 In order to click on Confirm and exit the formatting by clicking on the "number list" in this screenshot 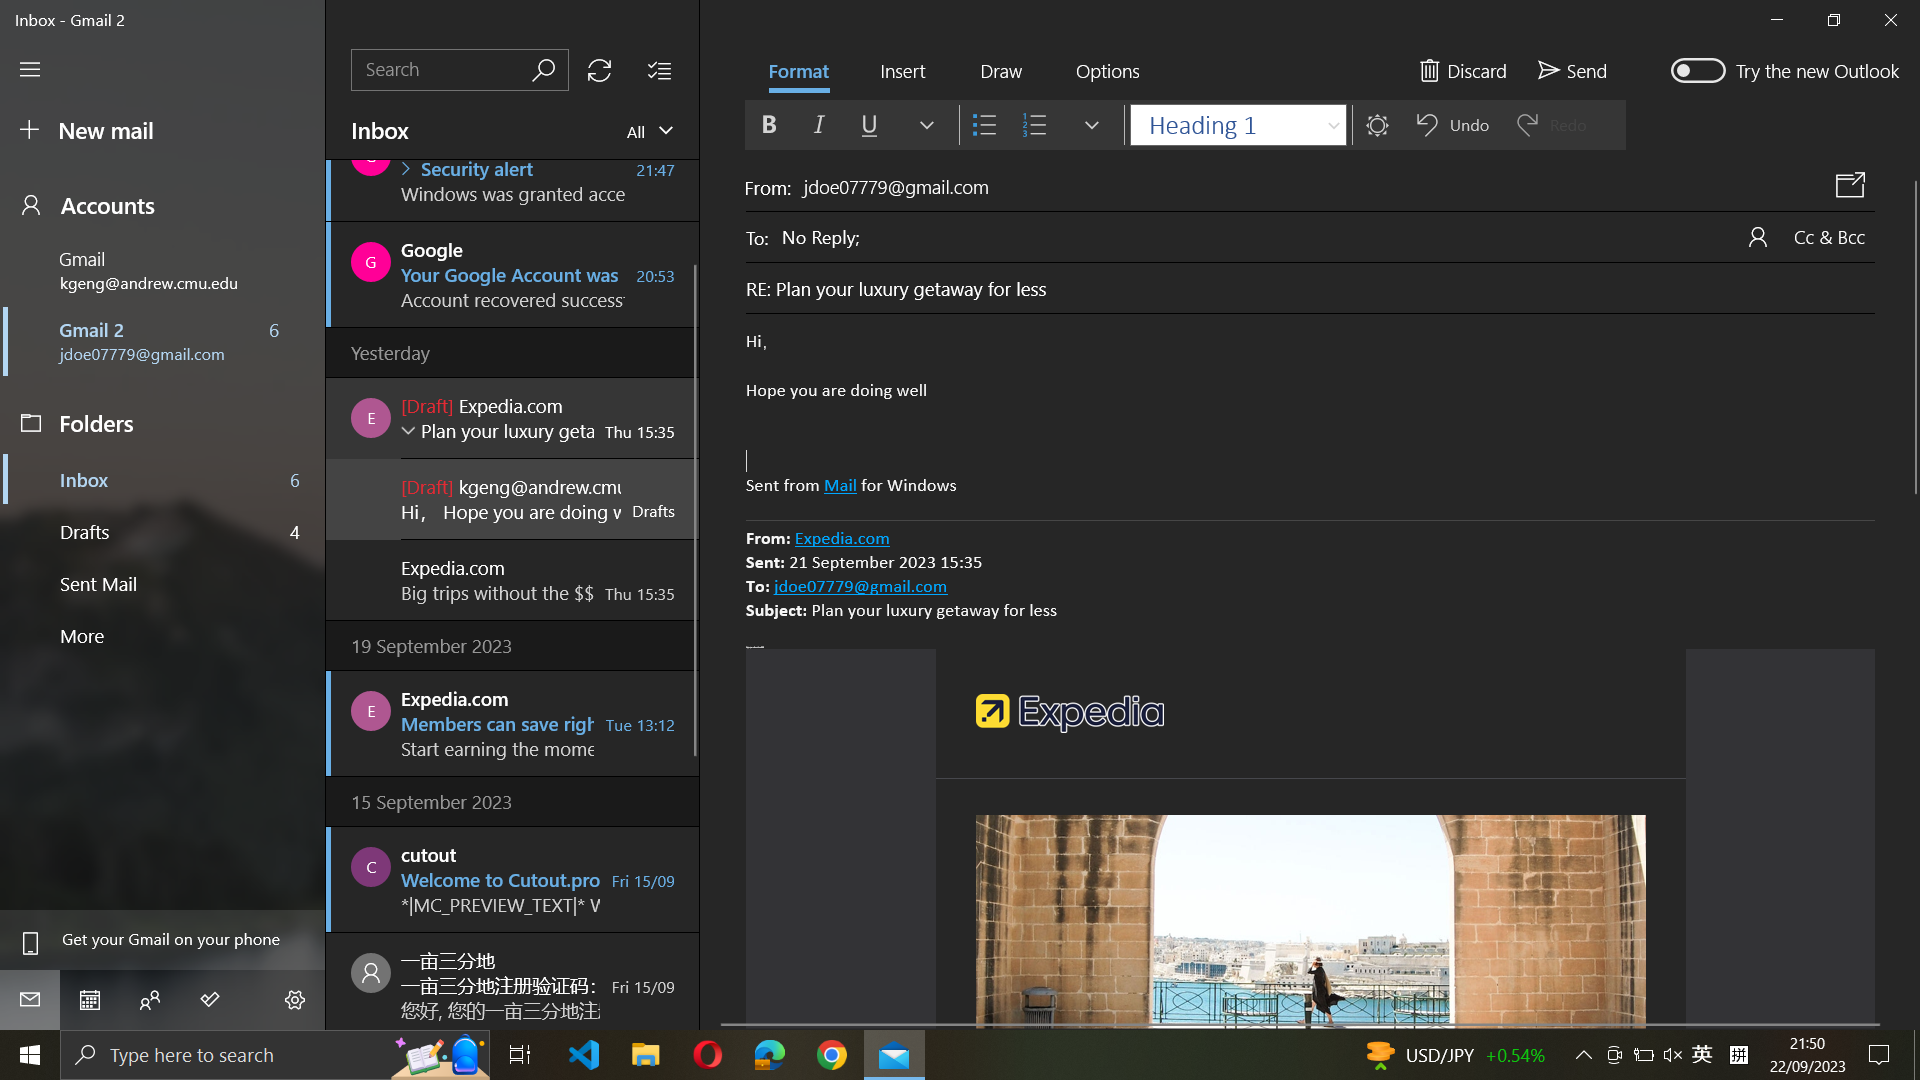, I will do `click(1310, 414)`.